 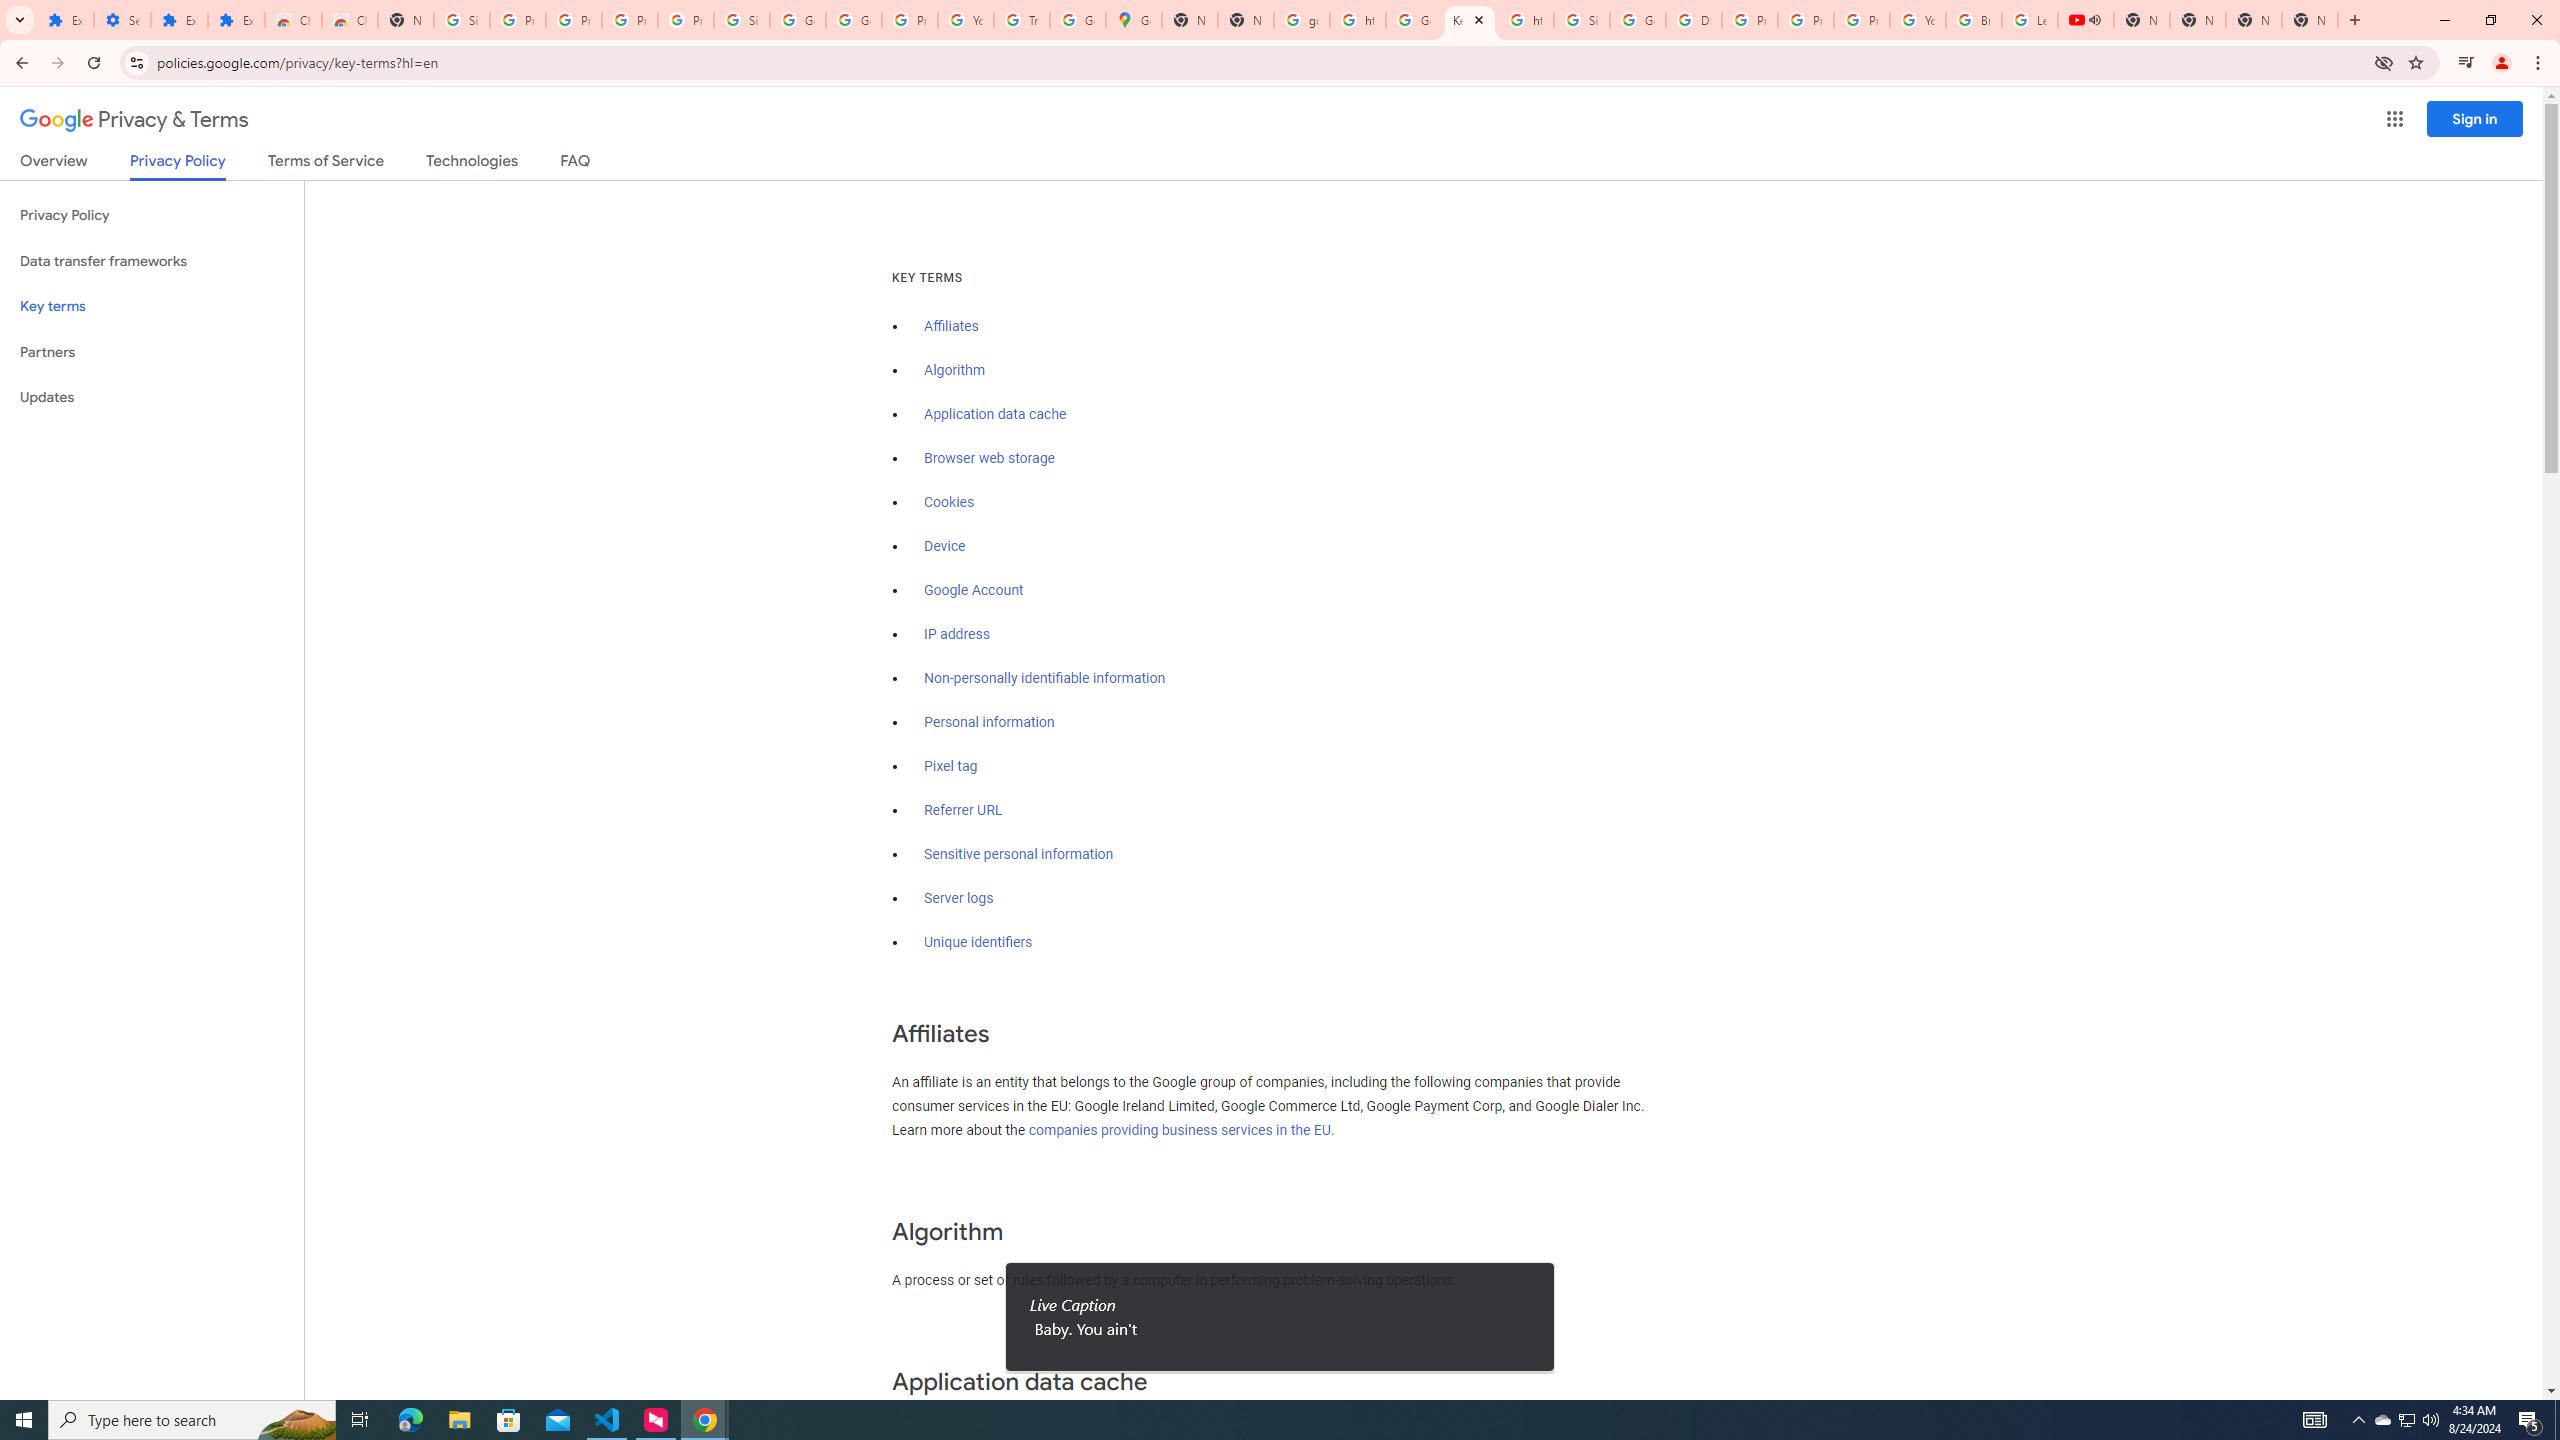 I want to click on 'Sensitive personal information', so click(x=1018, y=854).